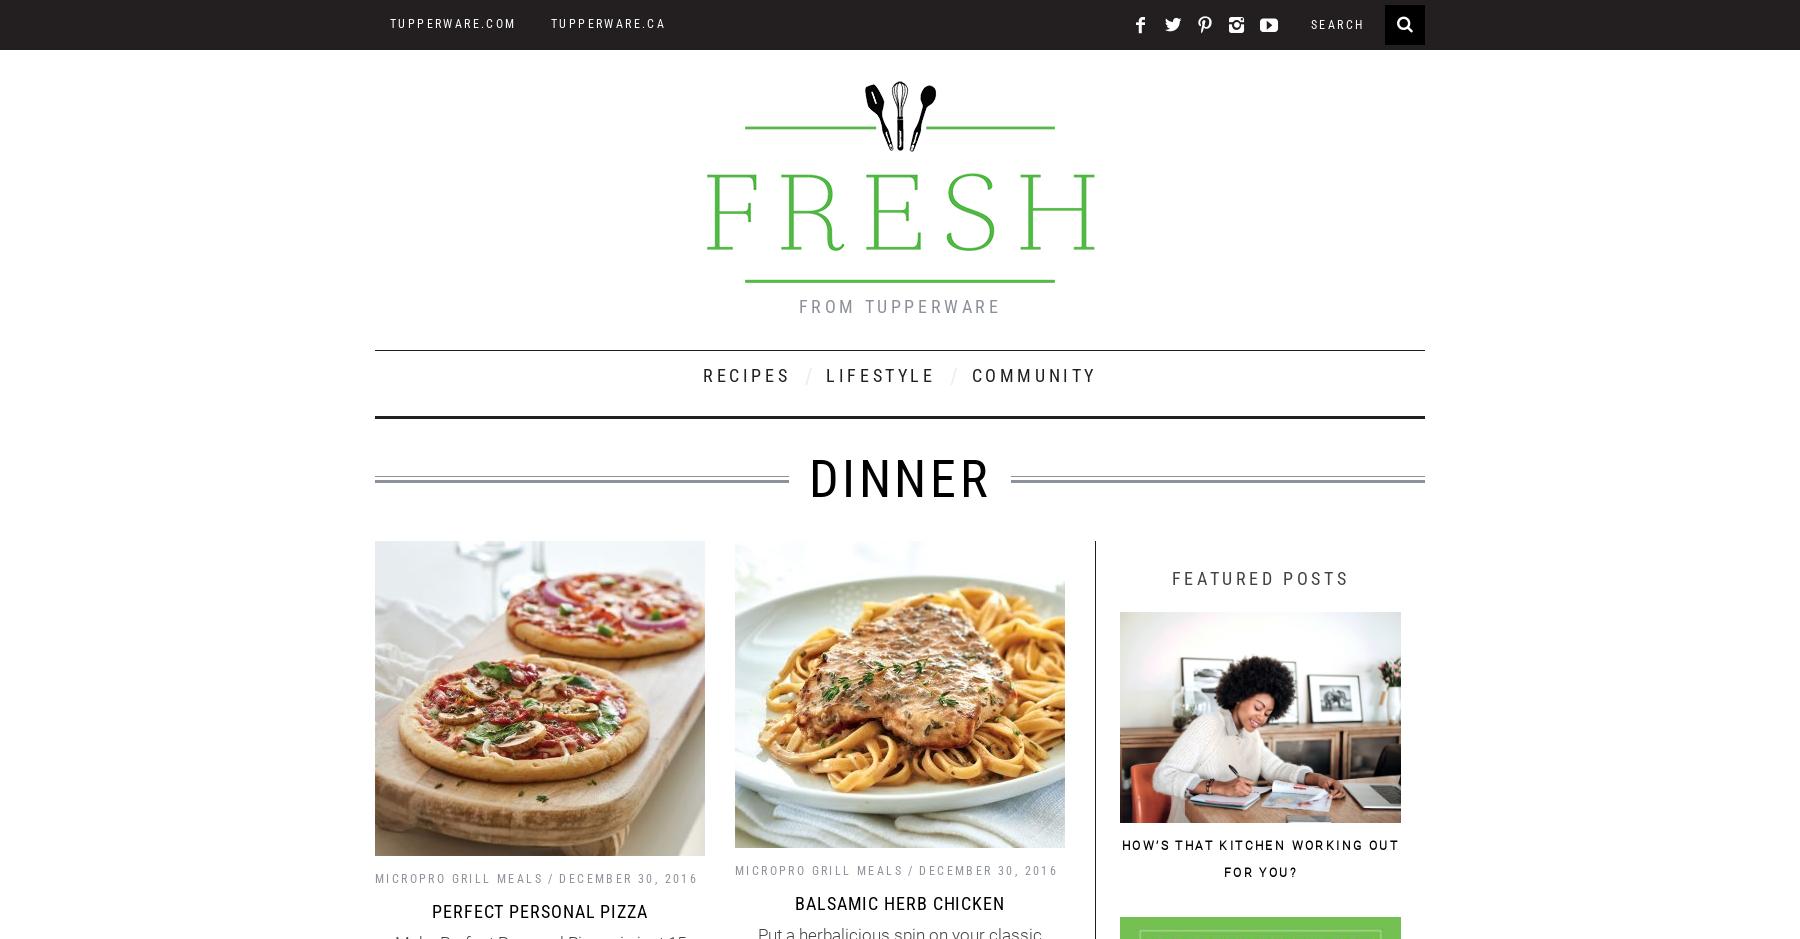  What do you see at coordinates (452, 24) in the screenshot?
I see `'Tupperware.com'` at bounding box center [452, 24].